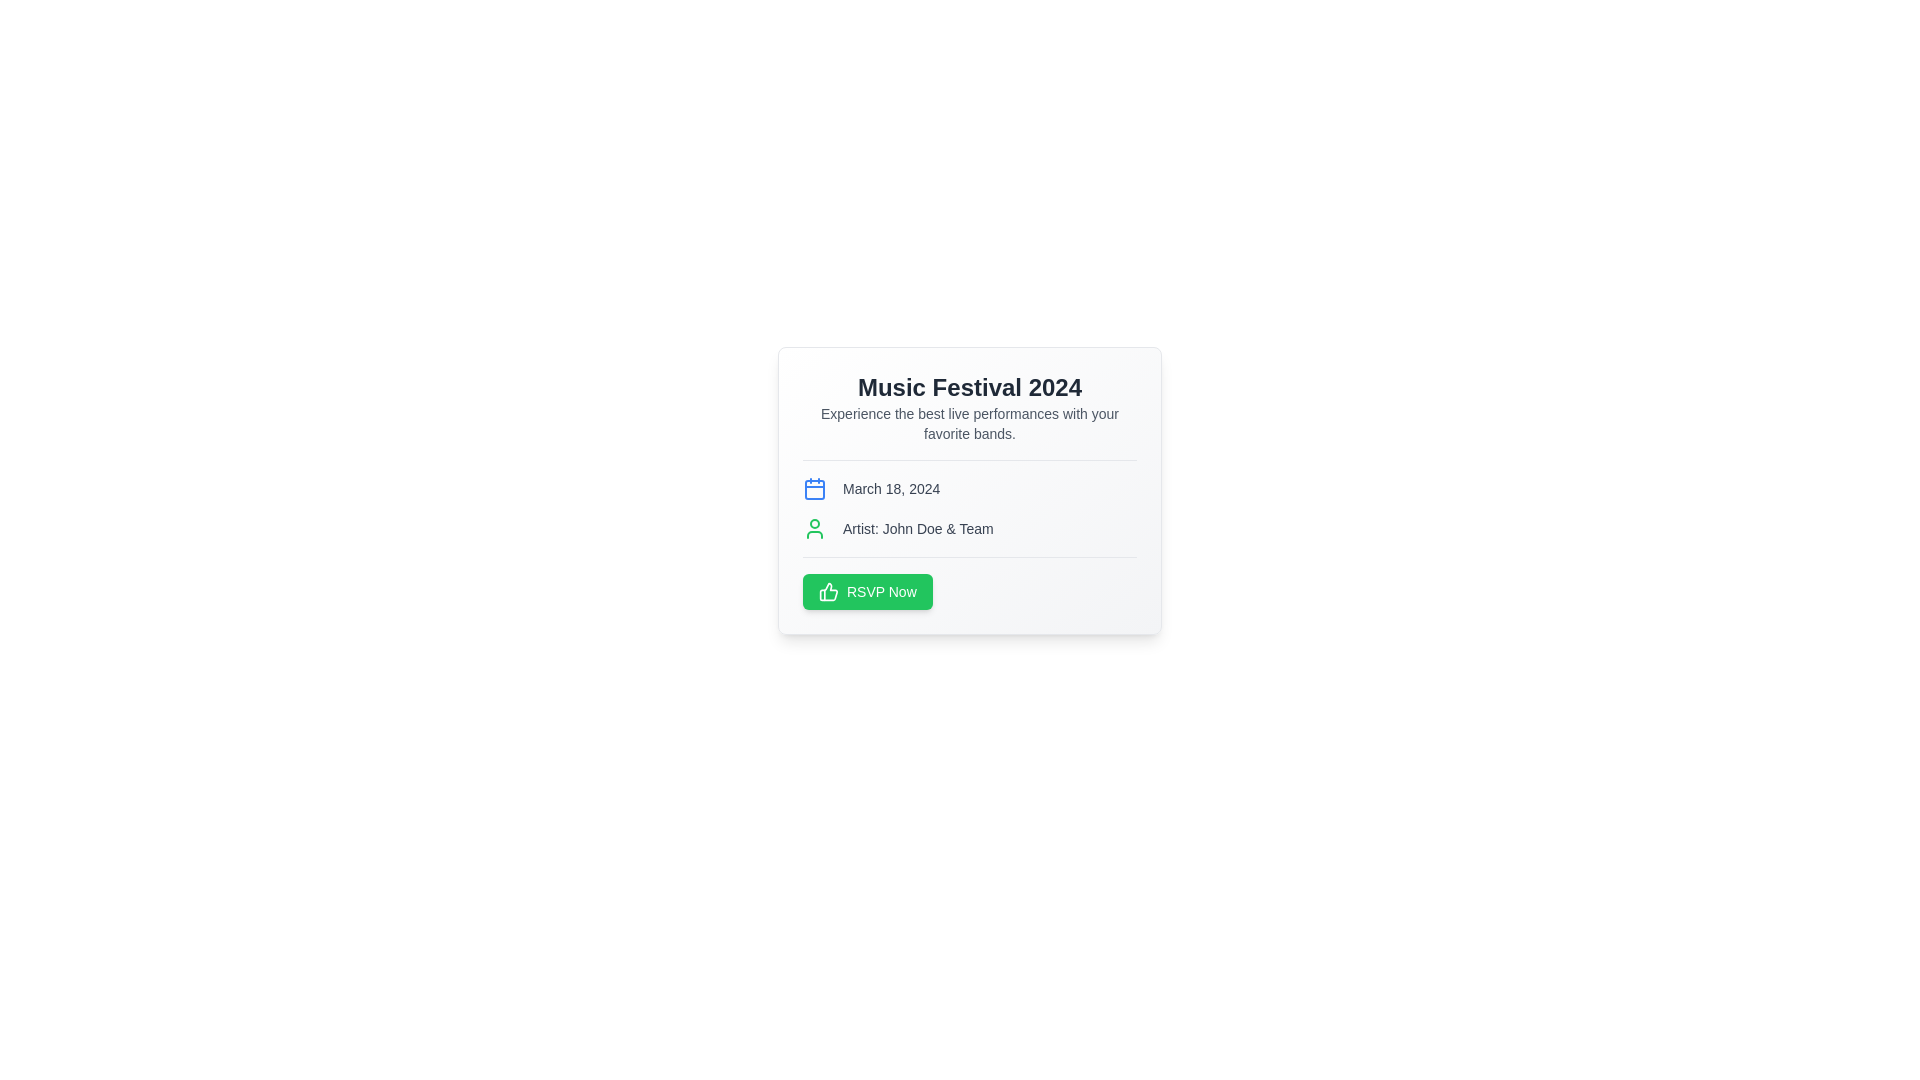 This screenshot has width=1920, height=1080. Describe the element at coordinates (969, 423) in the screenshot. I see `descriptive text located directly beneath the headline 'Music Festival 2024', which emphasizes the offering of live performances by favorite bands` at that location.